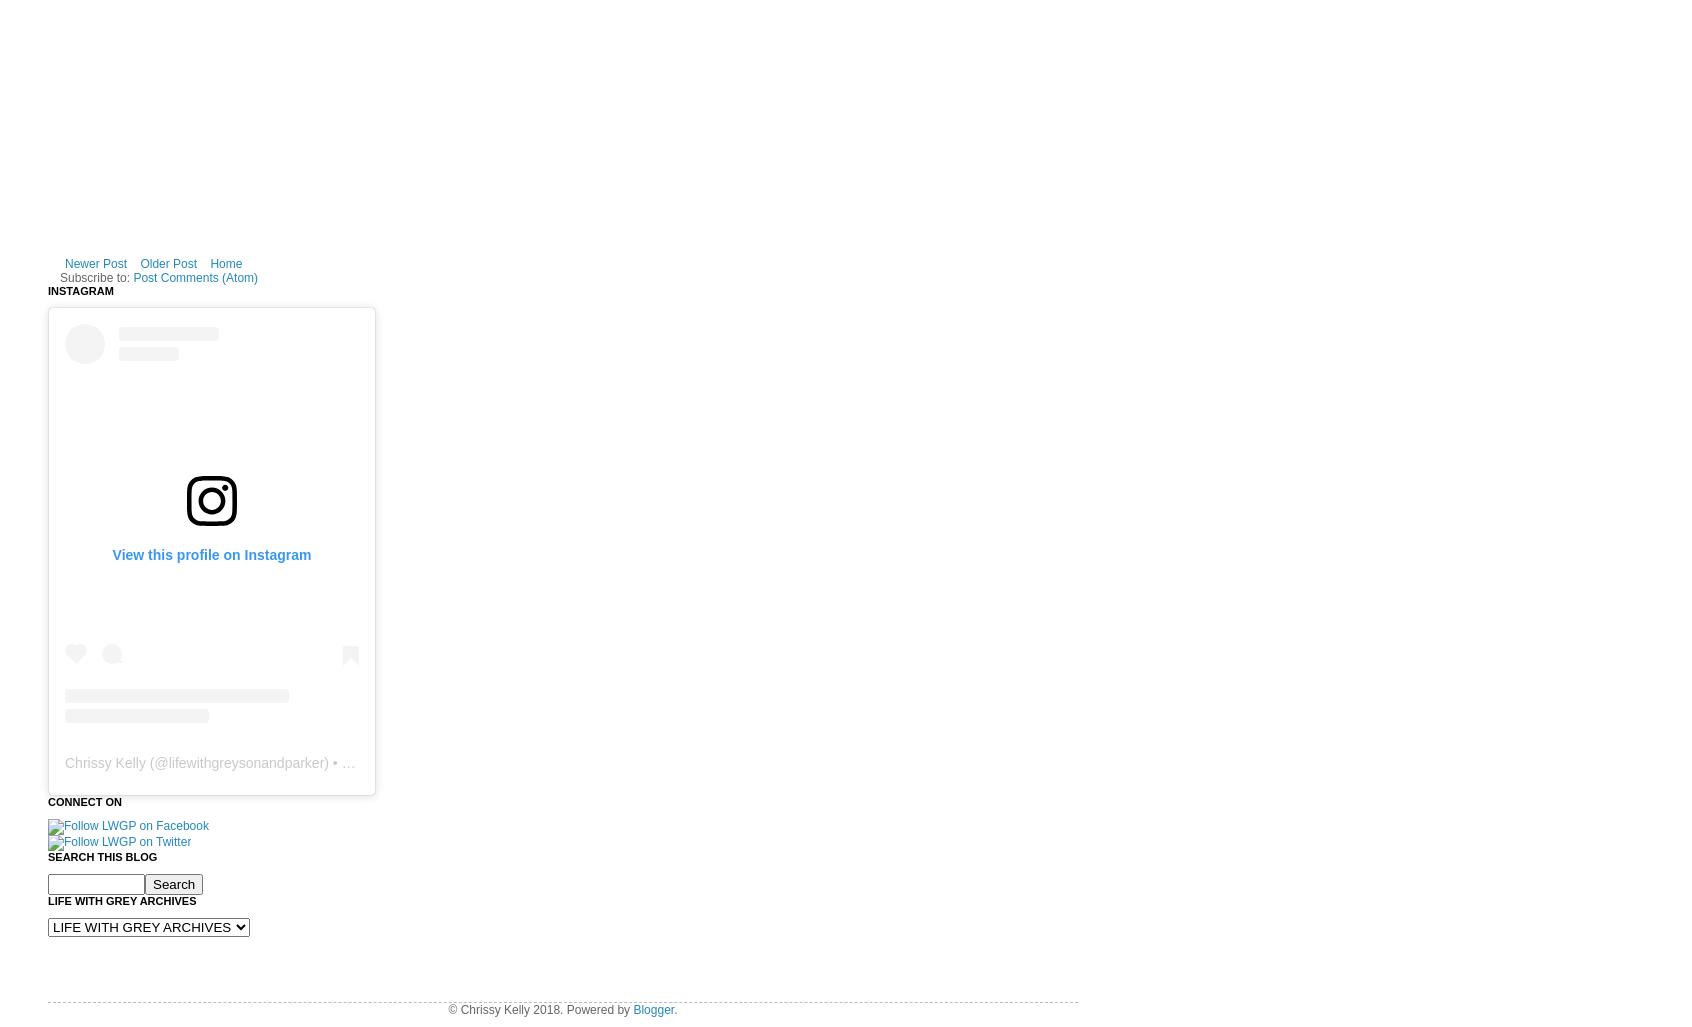 This screenshot has height=1027, width=1692. Describe the element at coordinates (194, 276) in the screenshot. I see `'Post Comments (Atom)'` at that location.